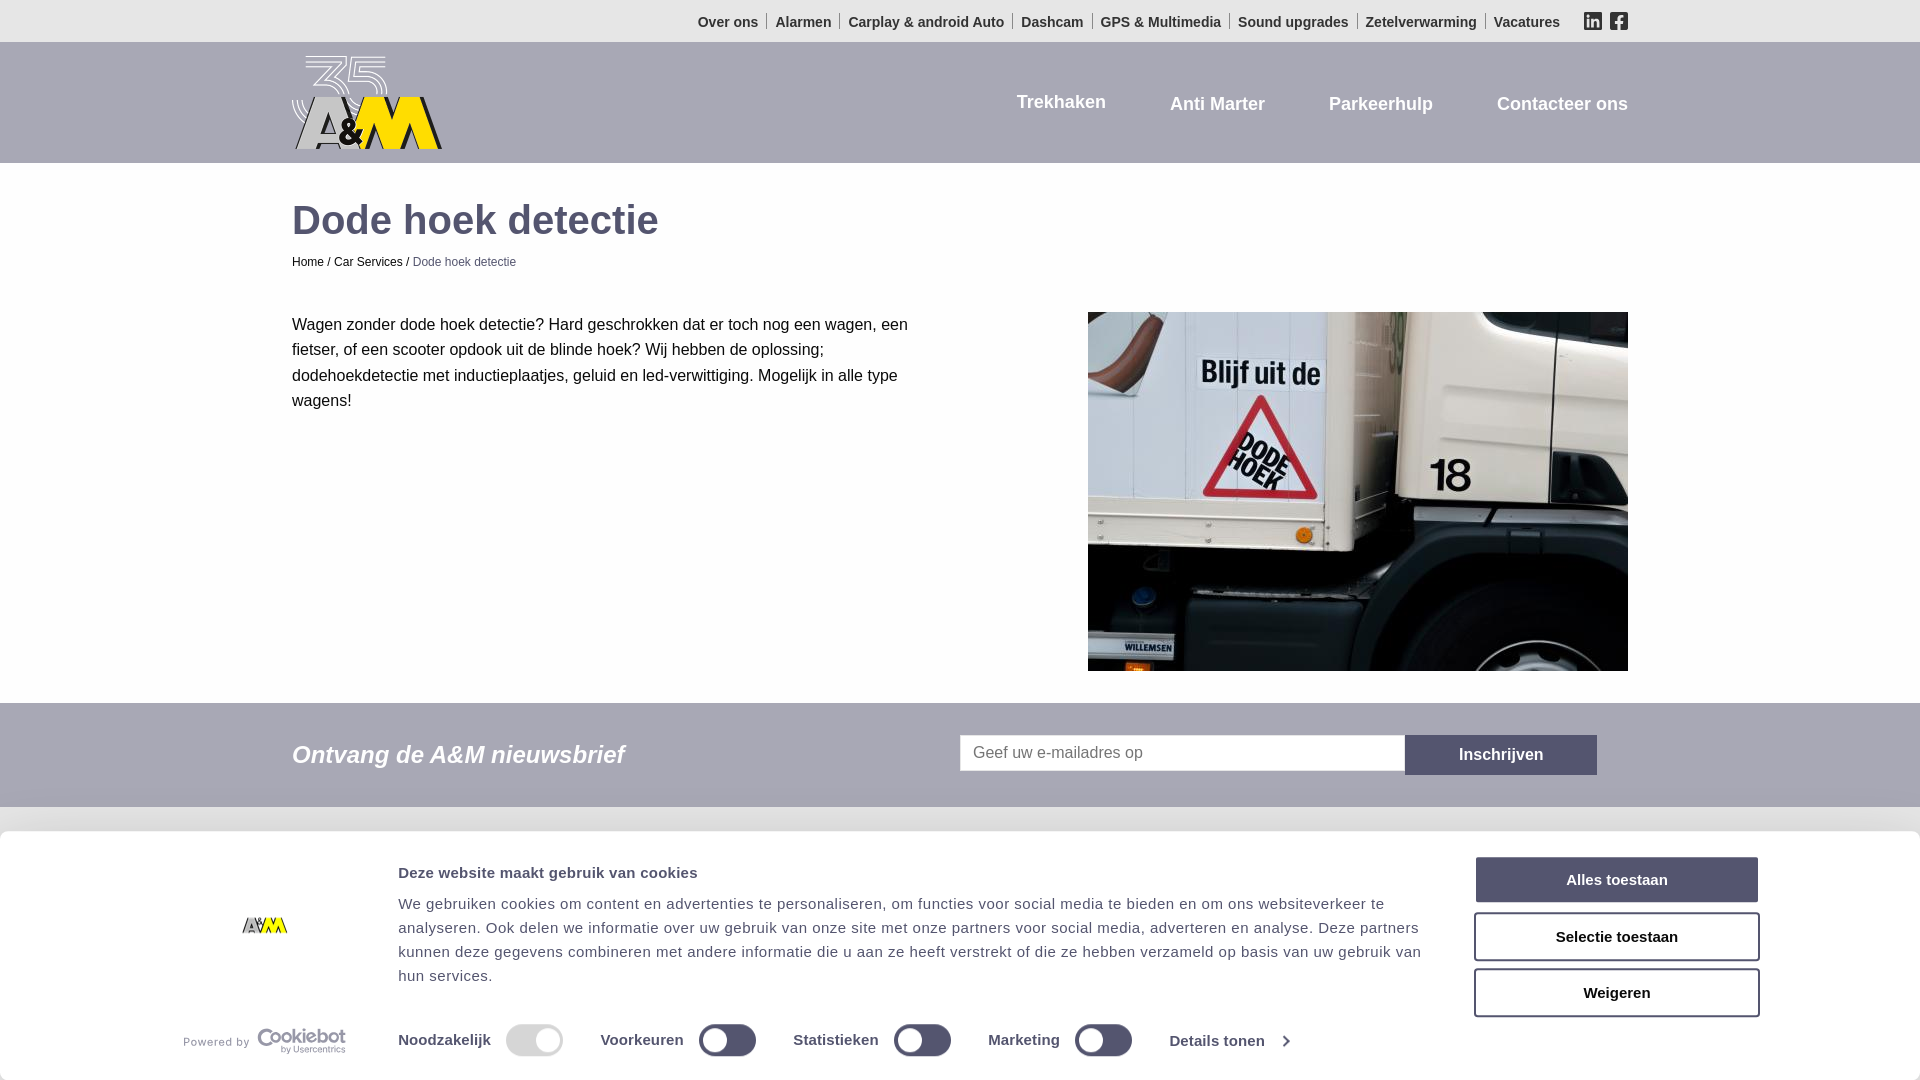 The width and height of the screenshot is (1920, 1080). Describe the element at coordinates (766, 22) in the screenshot. I see `'Alarmen'` at that location.